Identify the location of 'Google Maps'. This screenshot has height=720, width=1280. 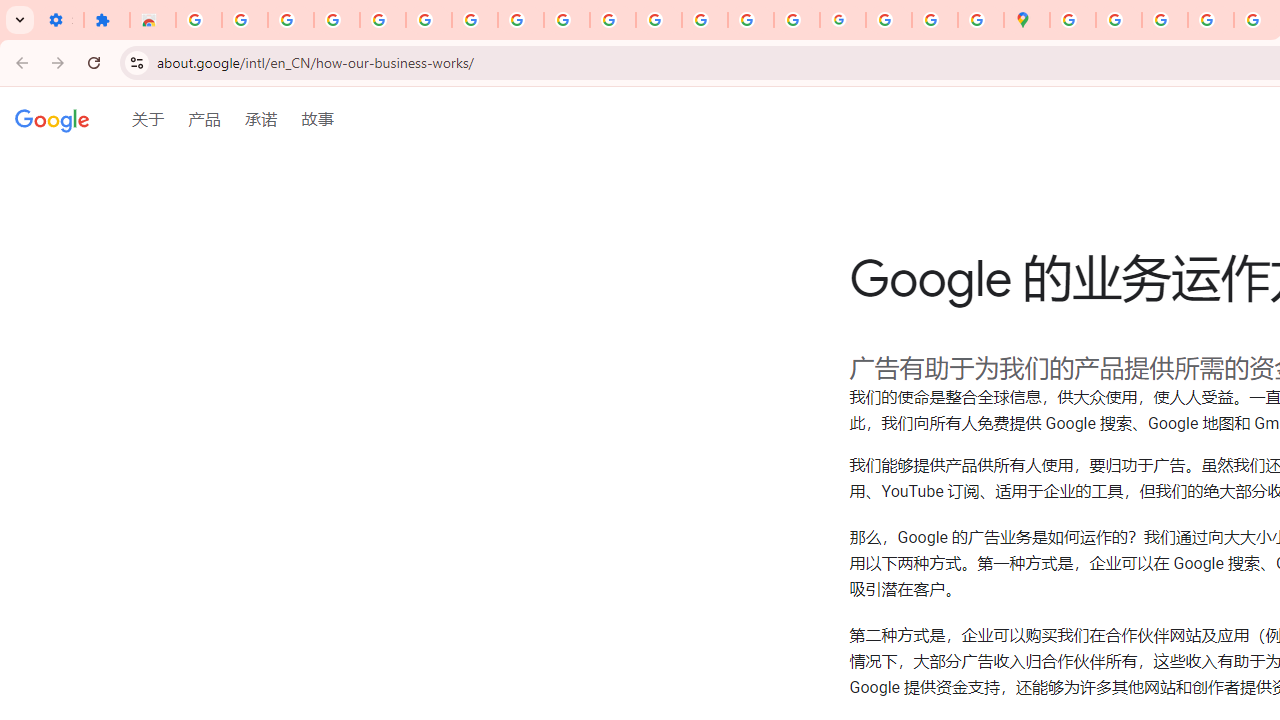
(1026, 20).